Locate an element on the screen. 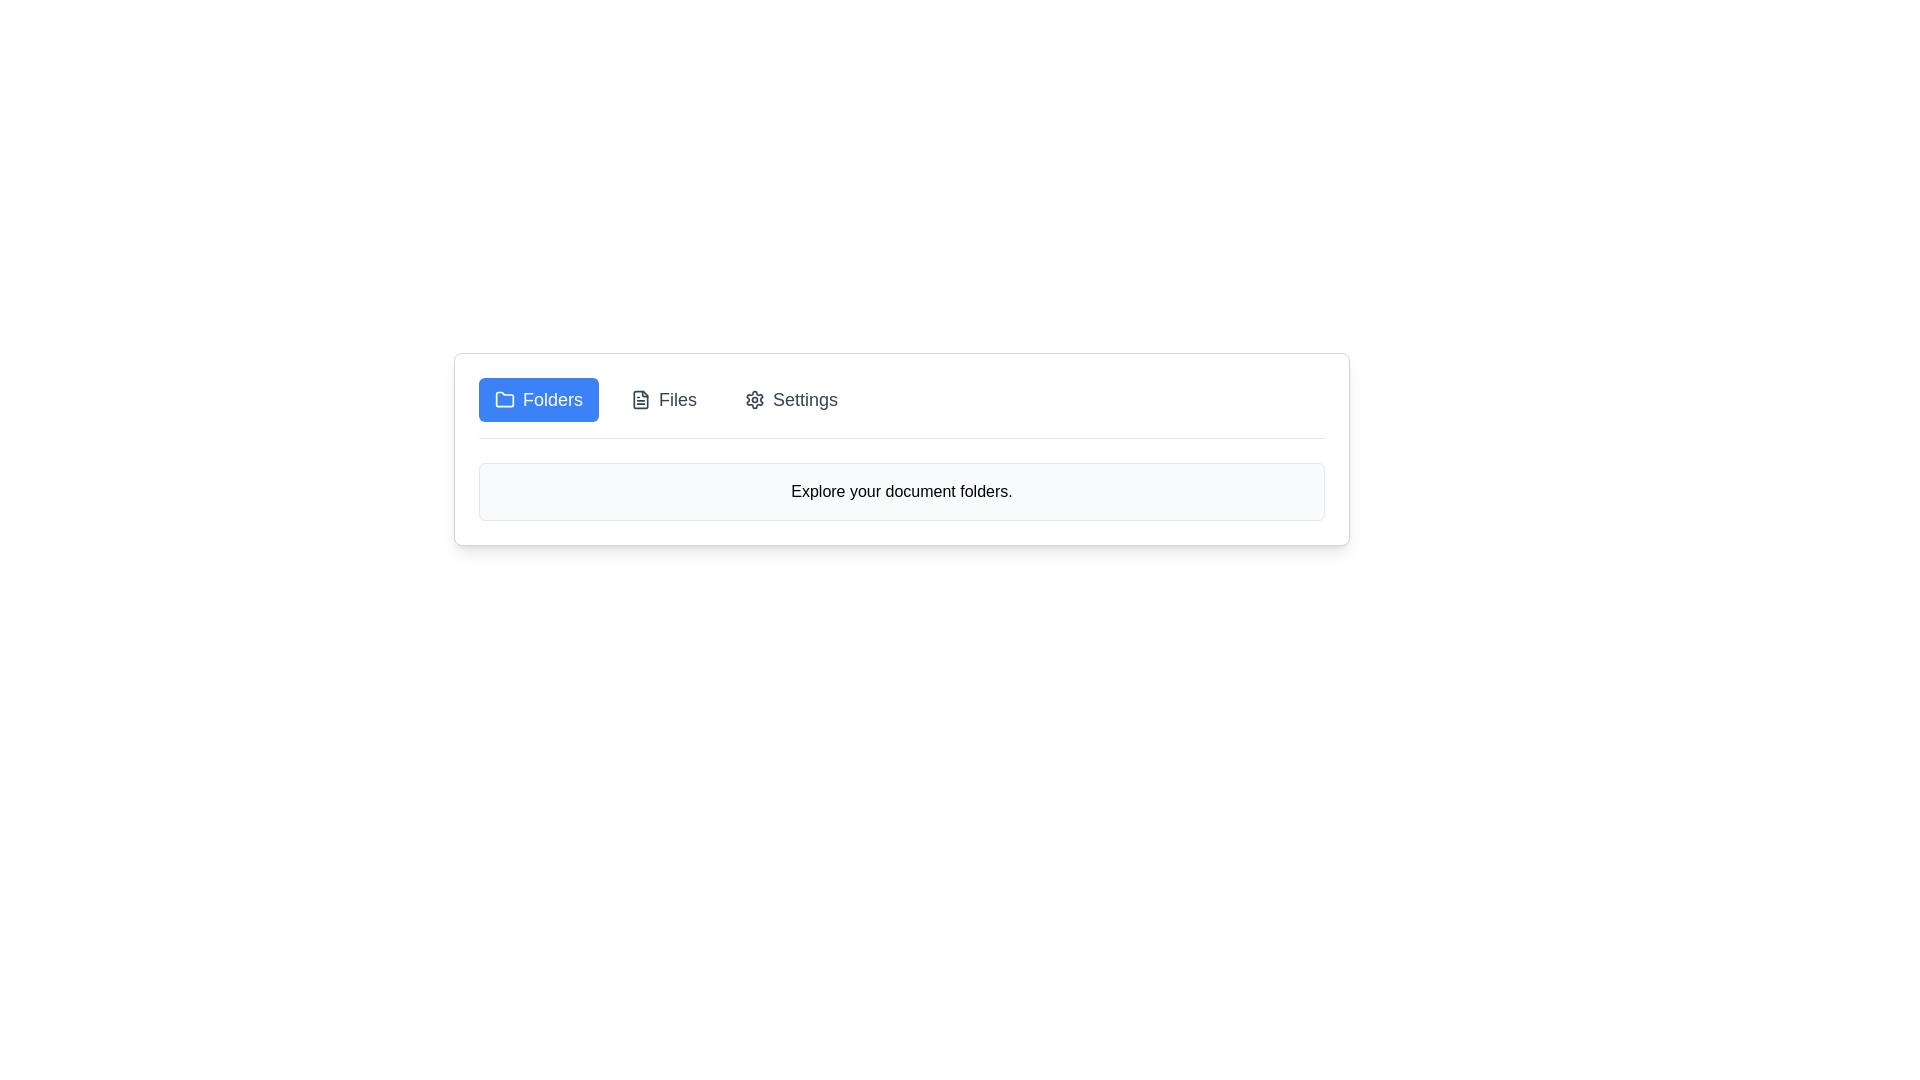  the tab labeled Folders to select it is located at coordinates (538, 400).